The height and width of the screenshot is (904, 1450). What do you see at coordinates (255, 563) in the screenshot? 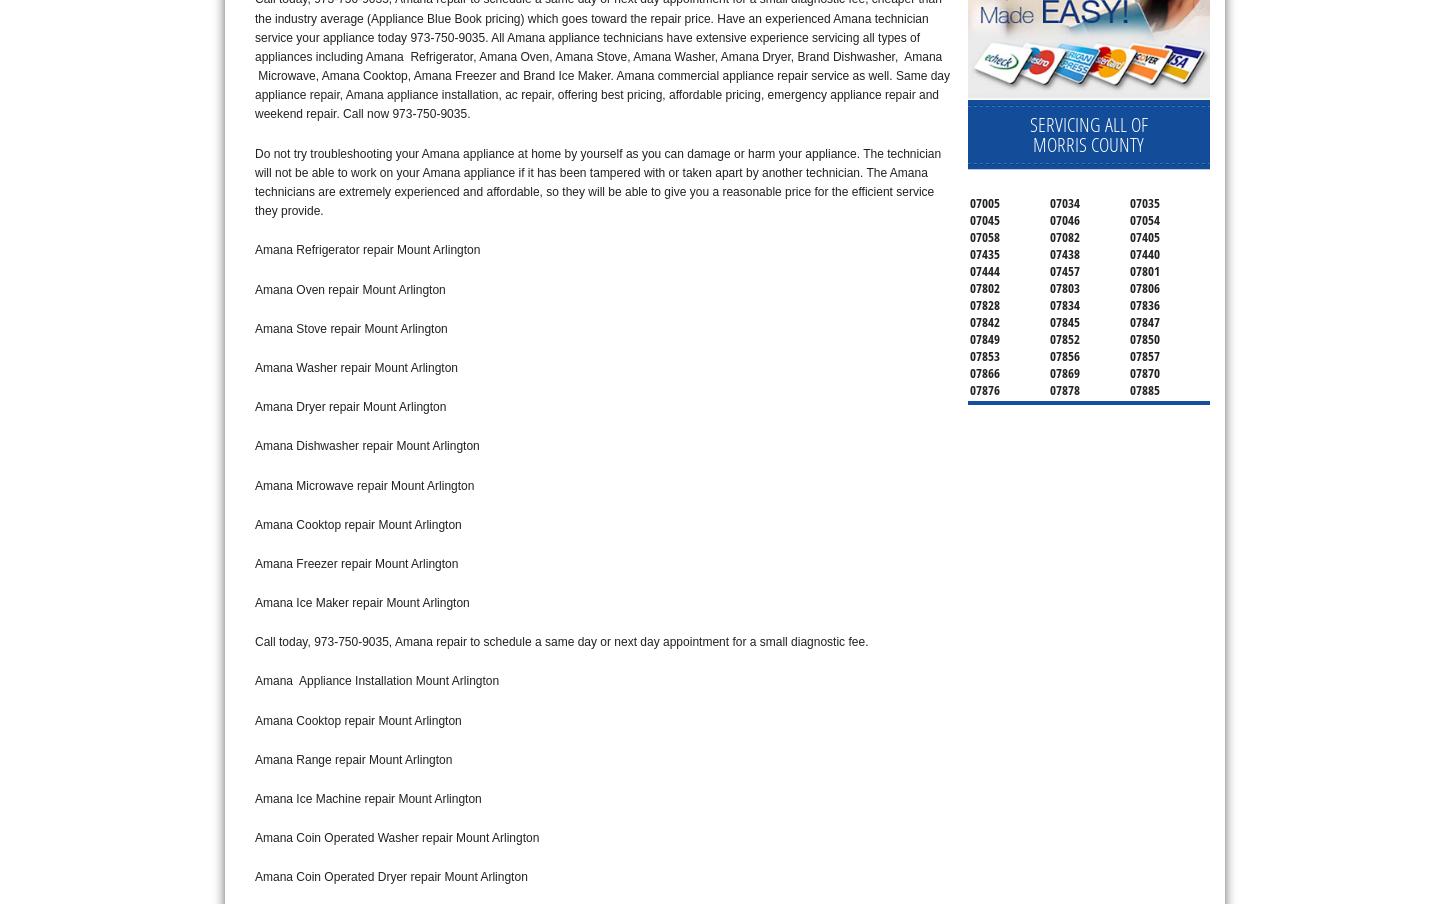
I see `'Amana Freezer repair Mount Arlington'` at bounding box center [255, 563].